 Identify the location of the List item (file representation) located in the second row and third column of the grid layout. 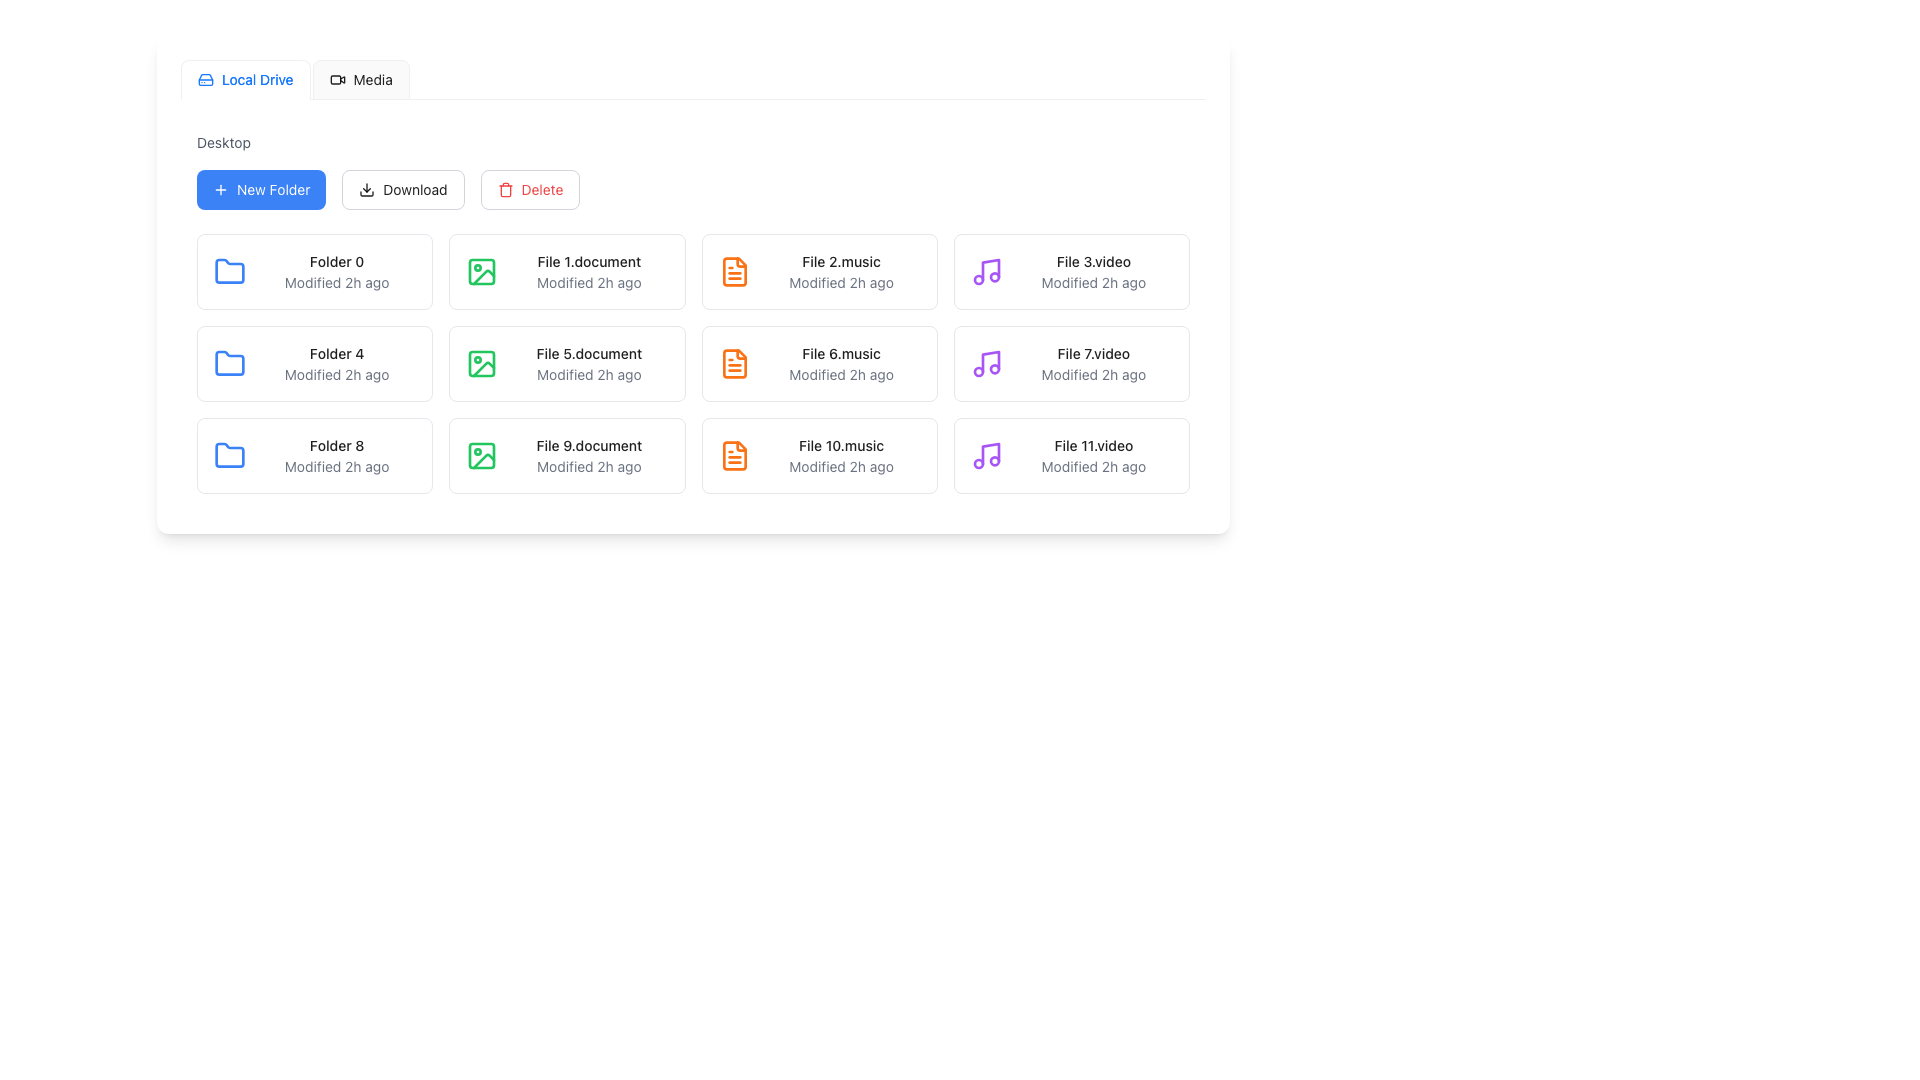
(566, 363).